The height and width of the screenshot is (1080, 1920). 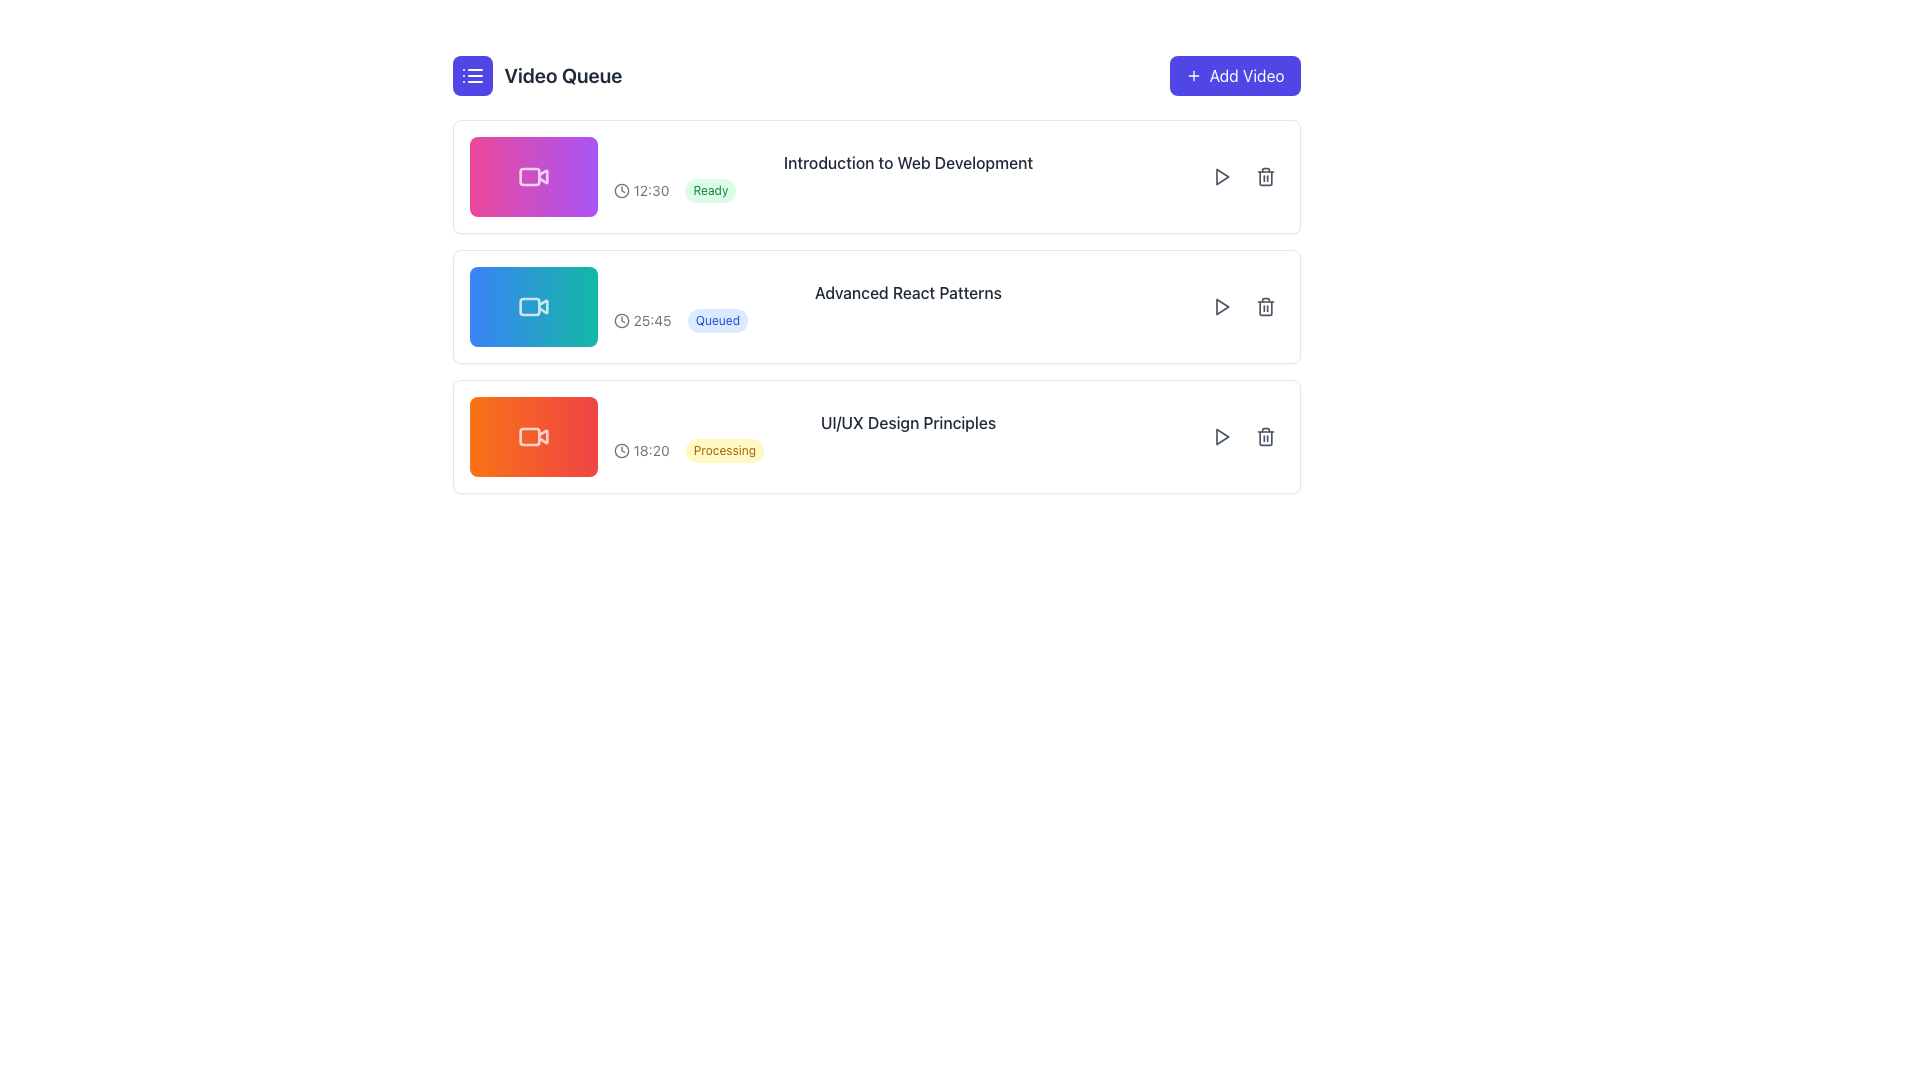 I want to click on the decorative element with a gradient background featuring a video camera icon, located in the left section of the first video entry titled 'Introduction to Web Development', so click(x=533, y=176).